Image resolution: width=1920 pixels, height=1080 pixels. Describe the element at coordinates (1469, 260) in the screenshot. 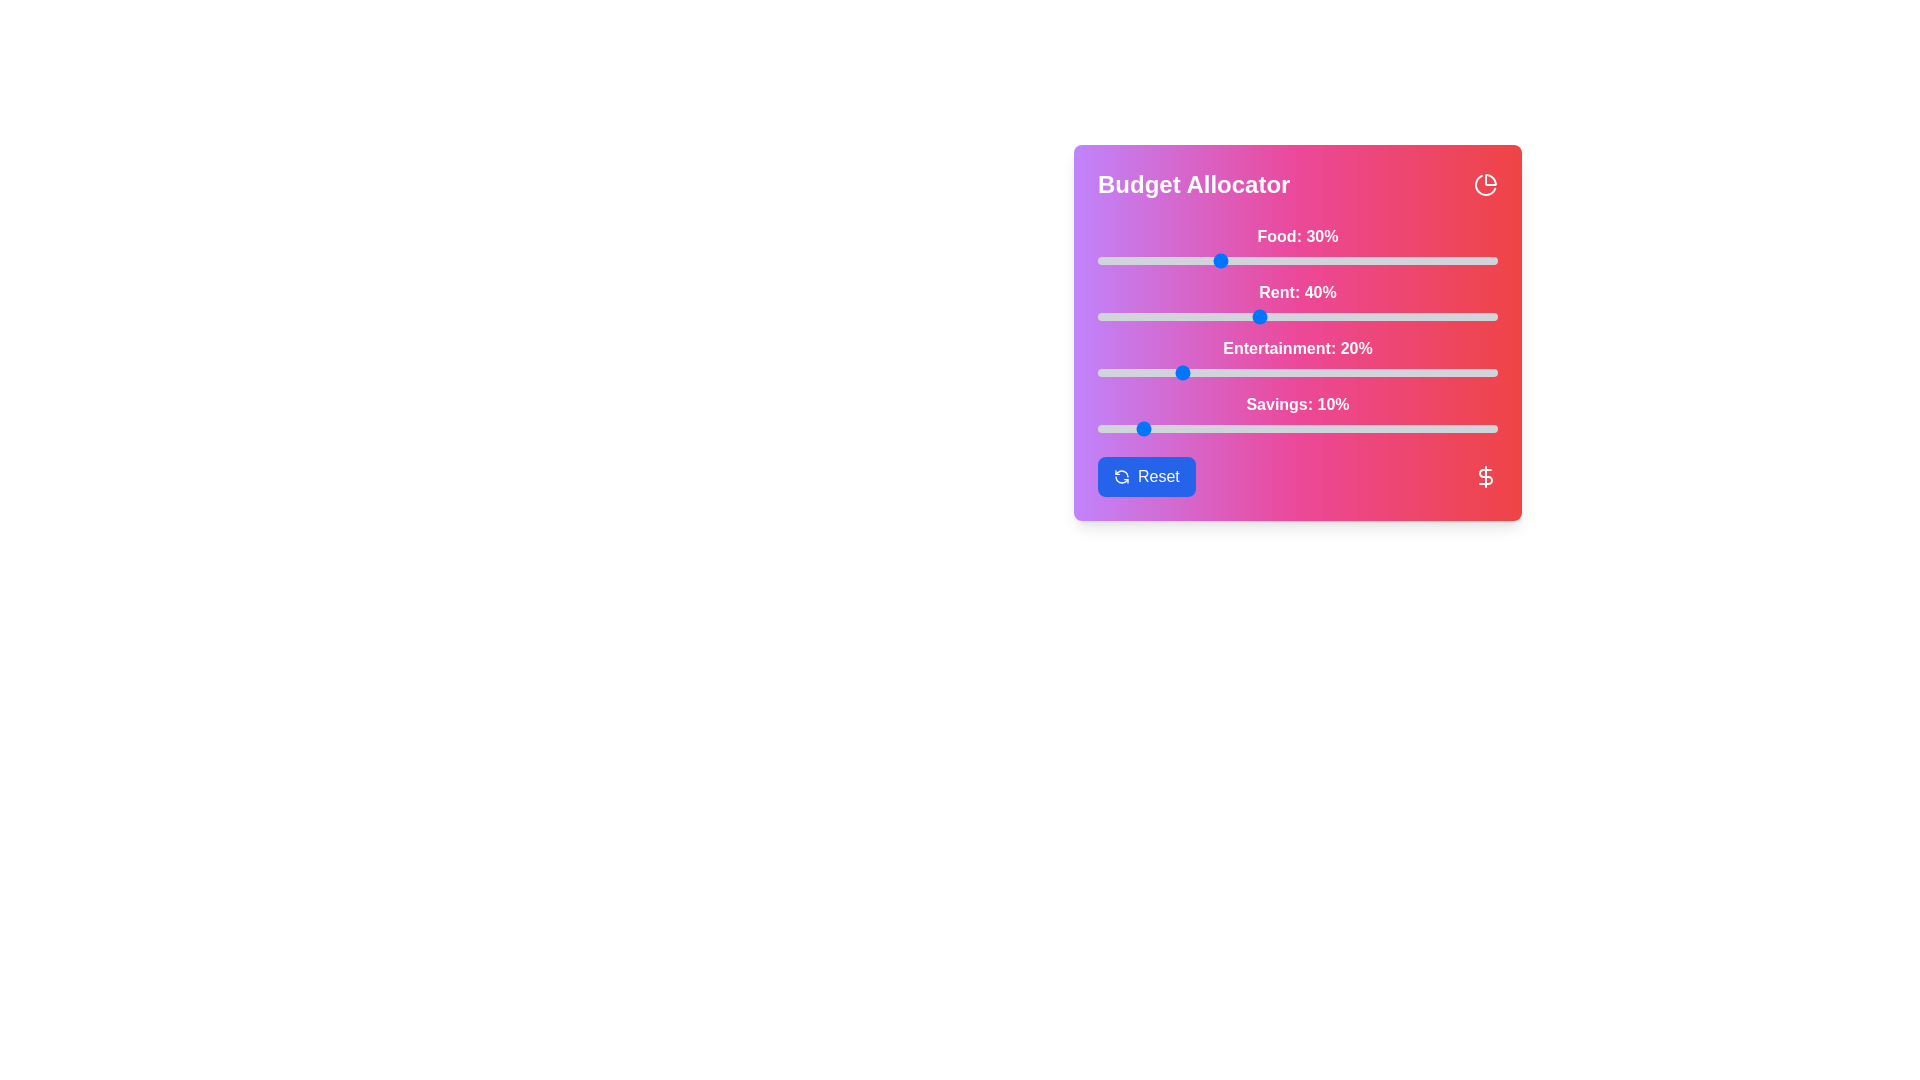

I see `'Food' slider` at that location.